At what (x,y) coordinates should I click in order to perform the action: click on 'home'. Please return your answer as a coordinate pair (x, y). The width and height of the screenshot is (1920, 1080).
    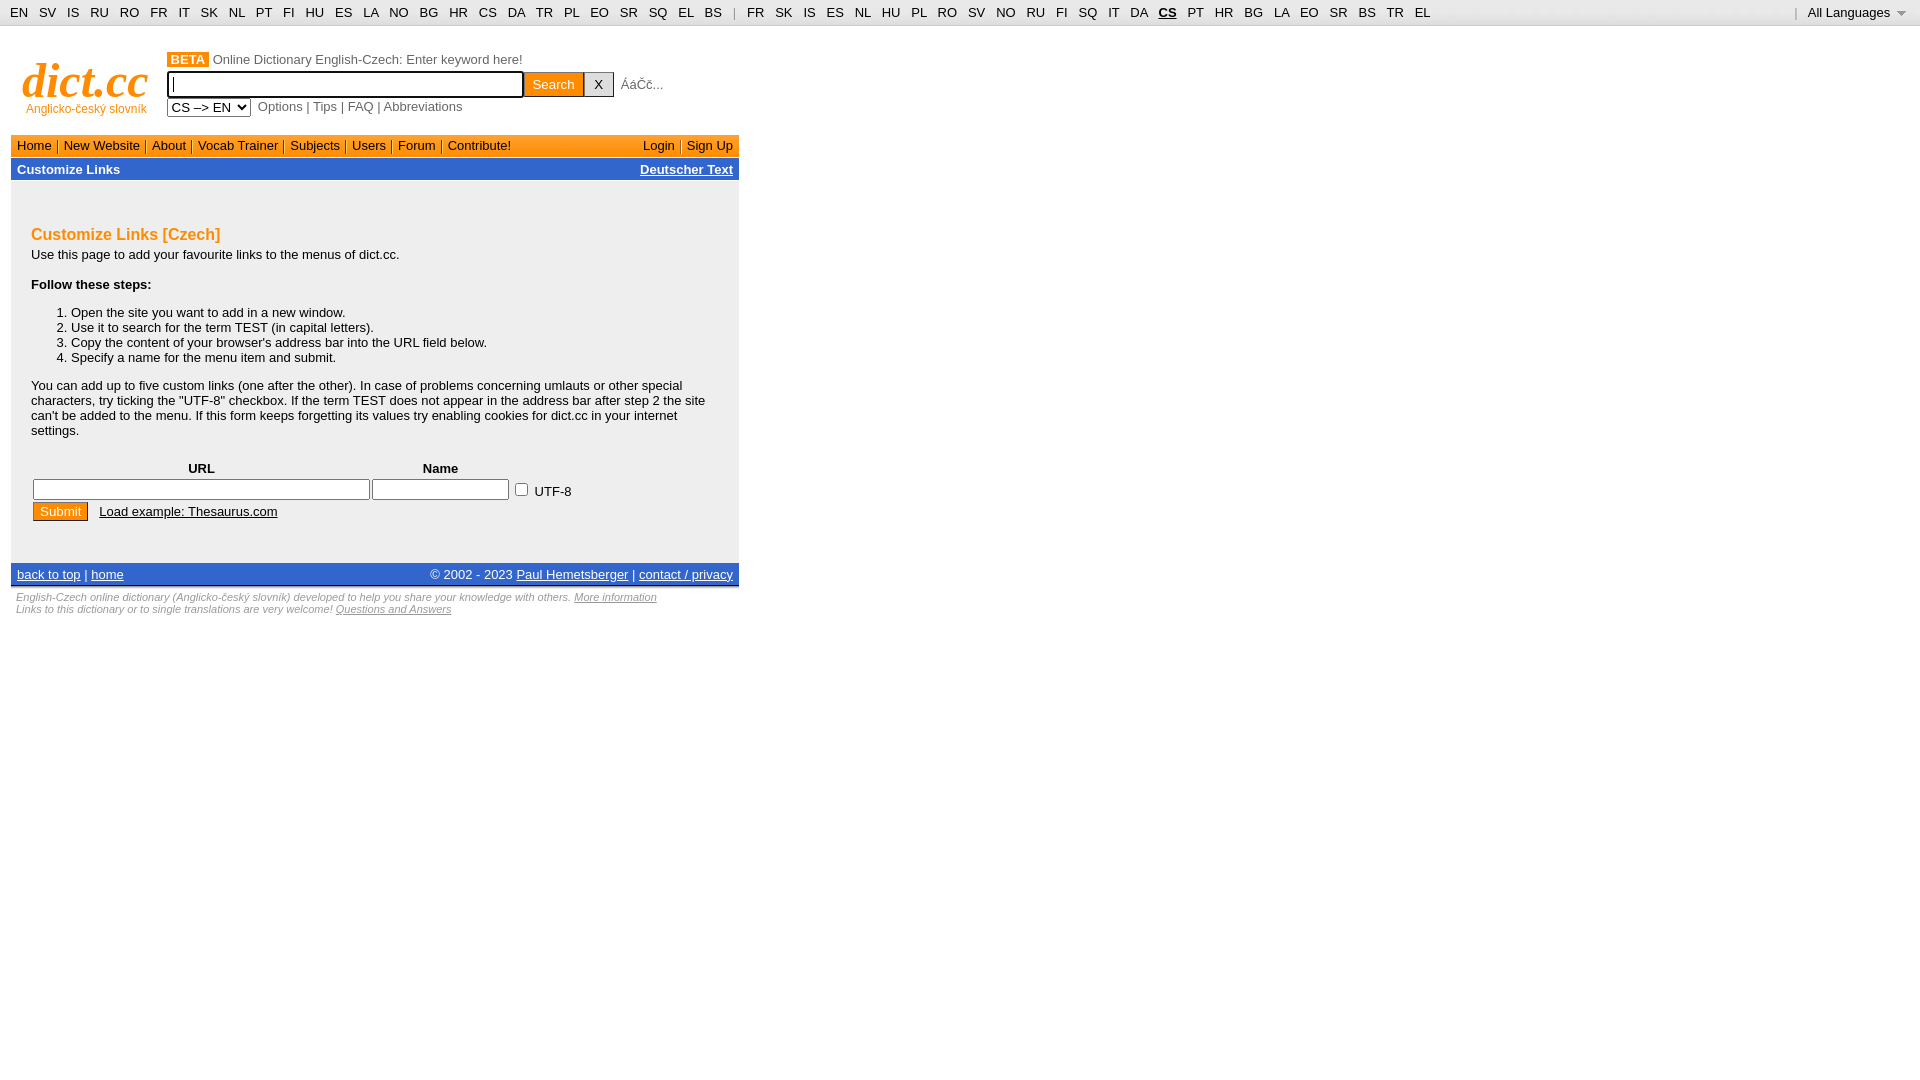
    Looking at the image, I should click on (106, 573).